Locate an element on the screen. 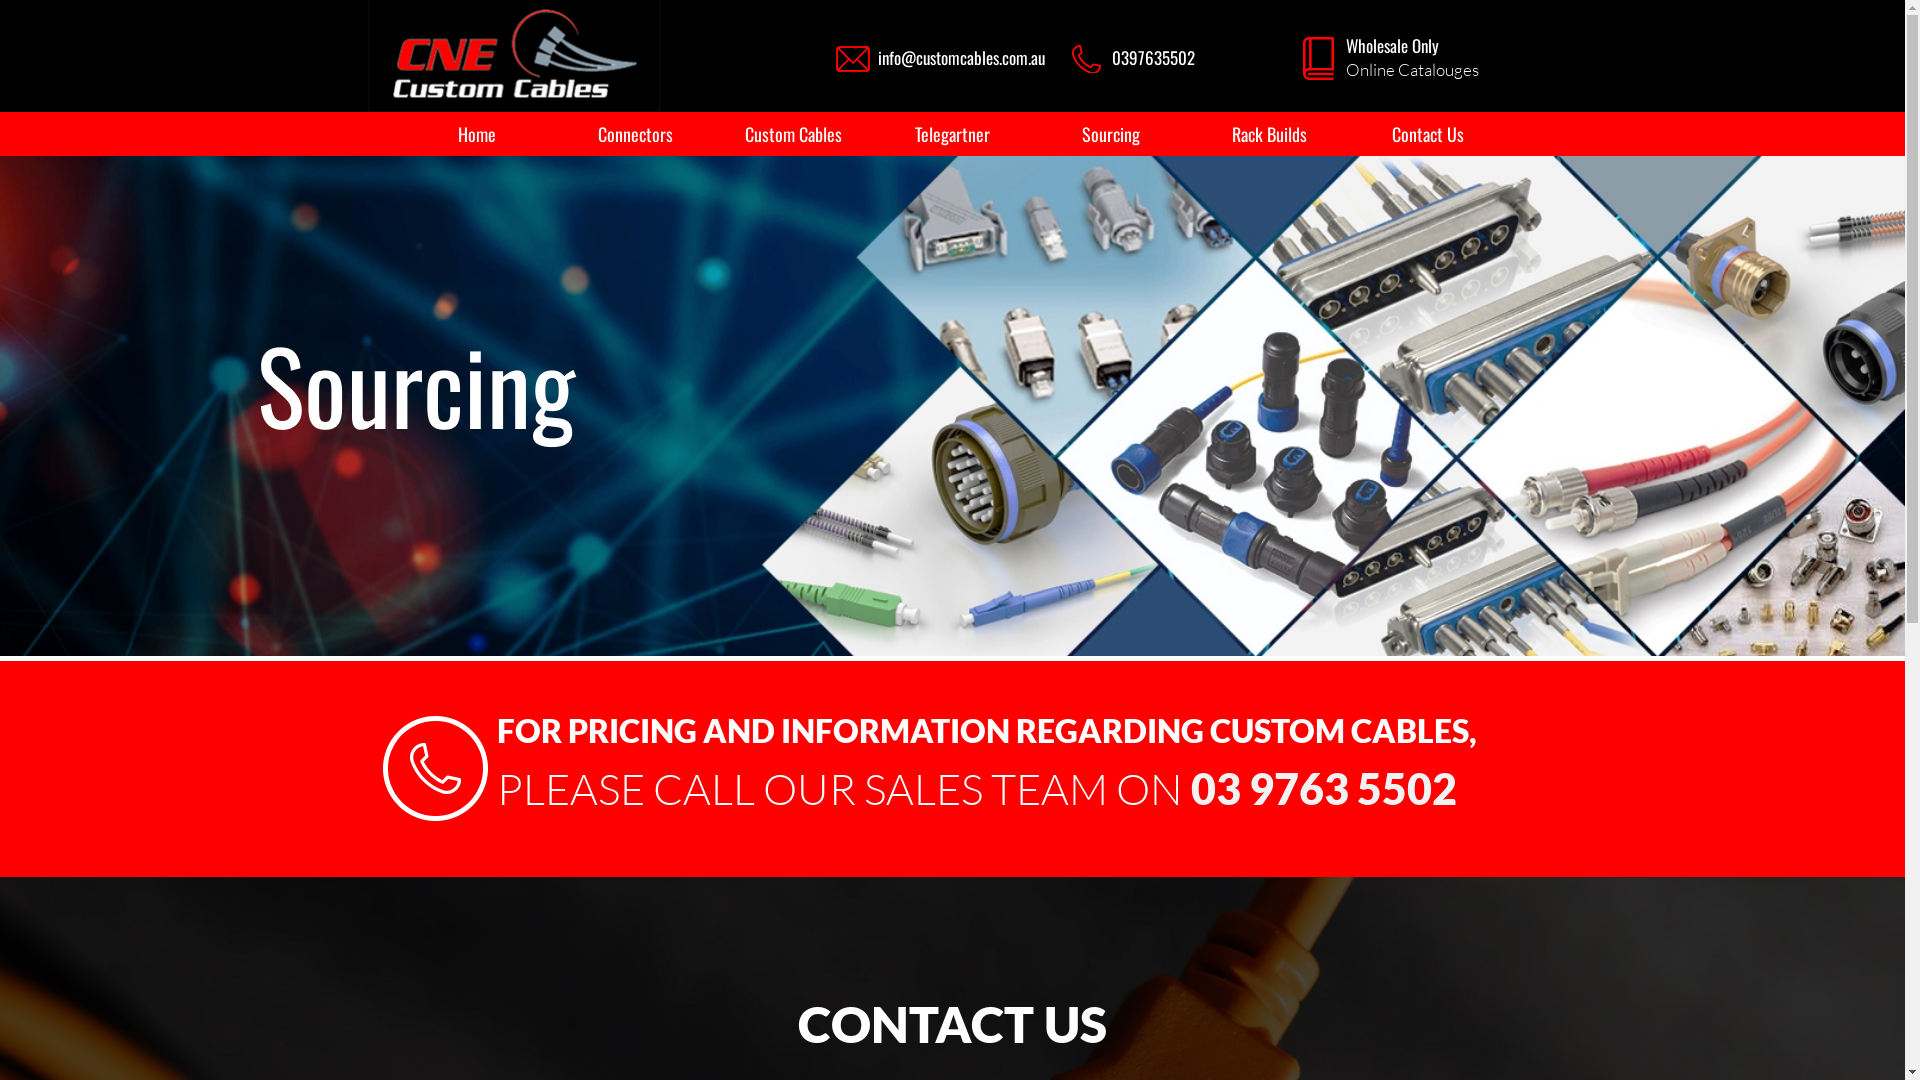 The height and width of the screenshot is (1080, 1920). 'Sourcing' is located at coordinates (1110, 134).